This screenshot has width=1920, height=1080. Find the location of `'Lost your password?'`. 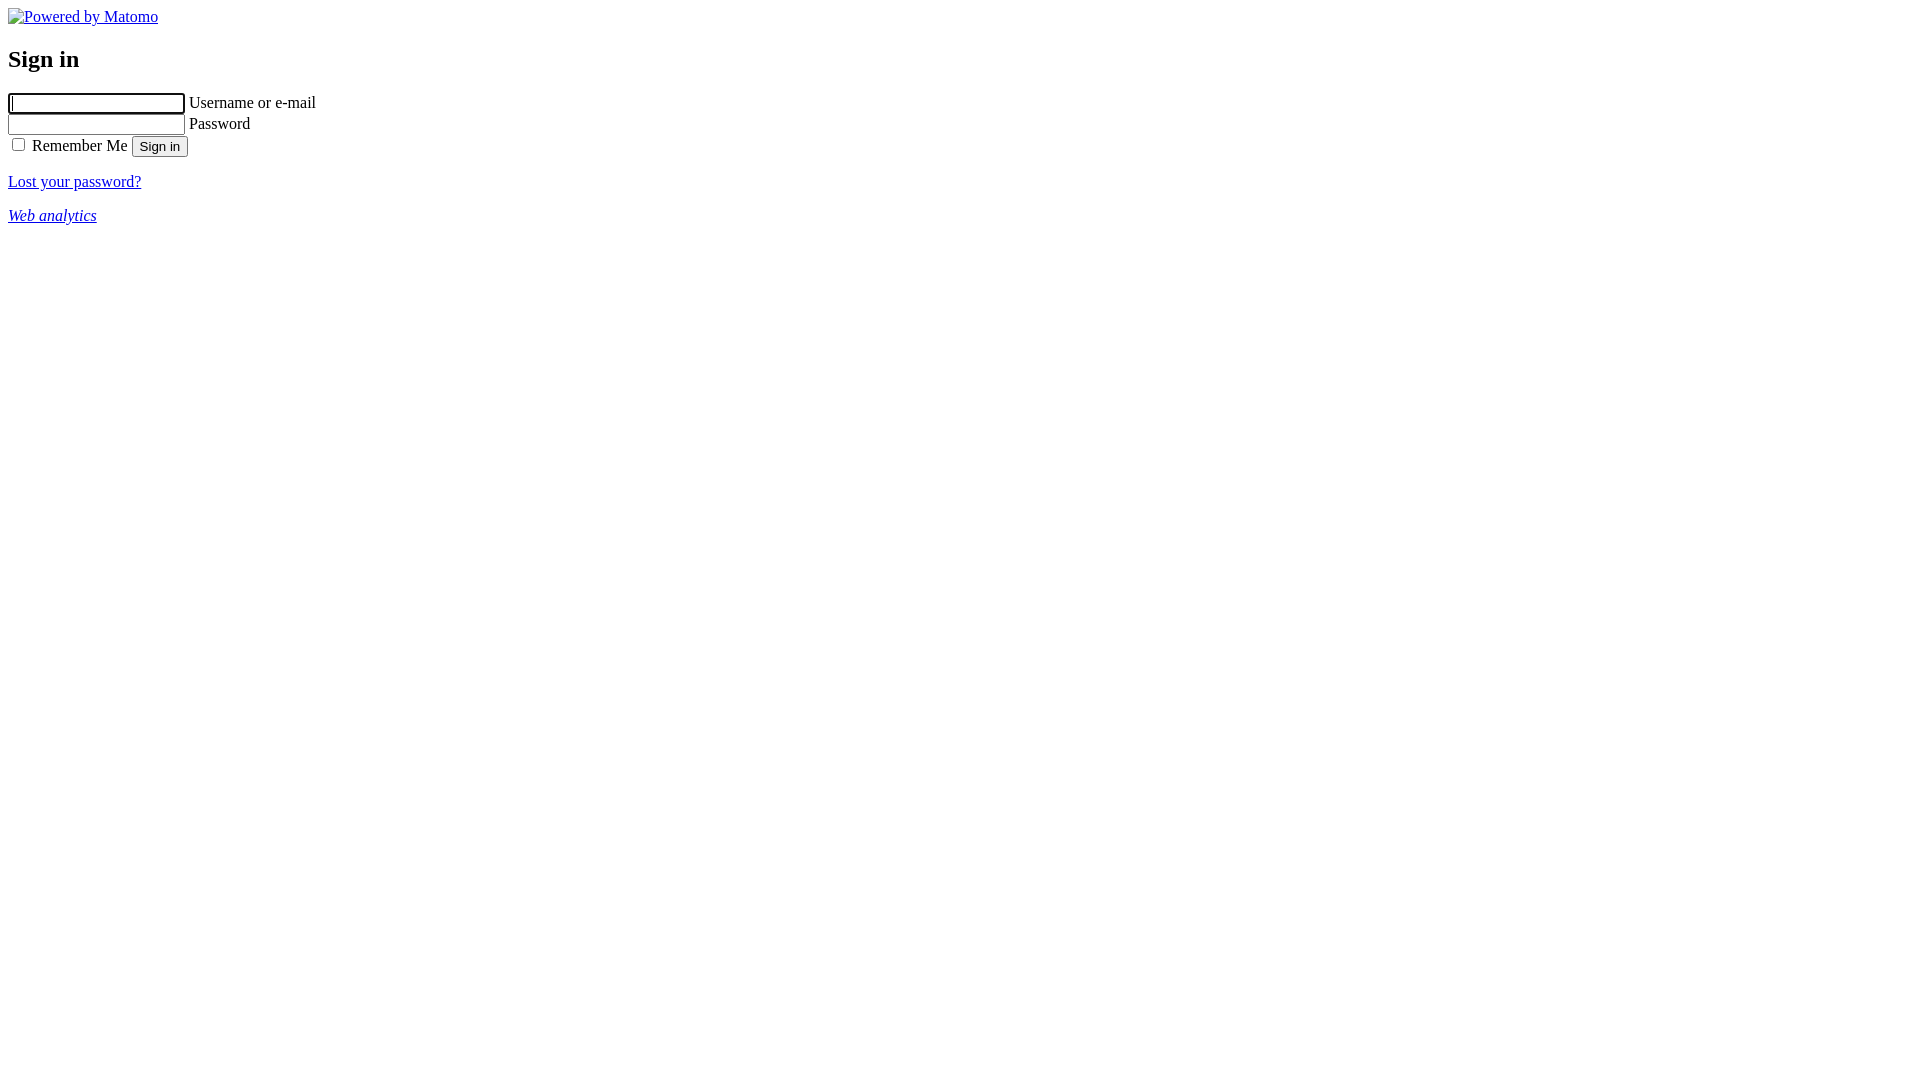

'Lost your password?' is located at coordinates (74, 181).